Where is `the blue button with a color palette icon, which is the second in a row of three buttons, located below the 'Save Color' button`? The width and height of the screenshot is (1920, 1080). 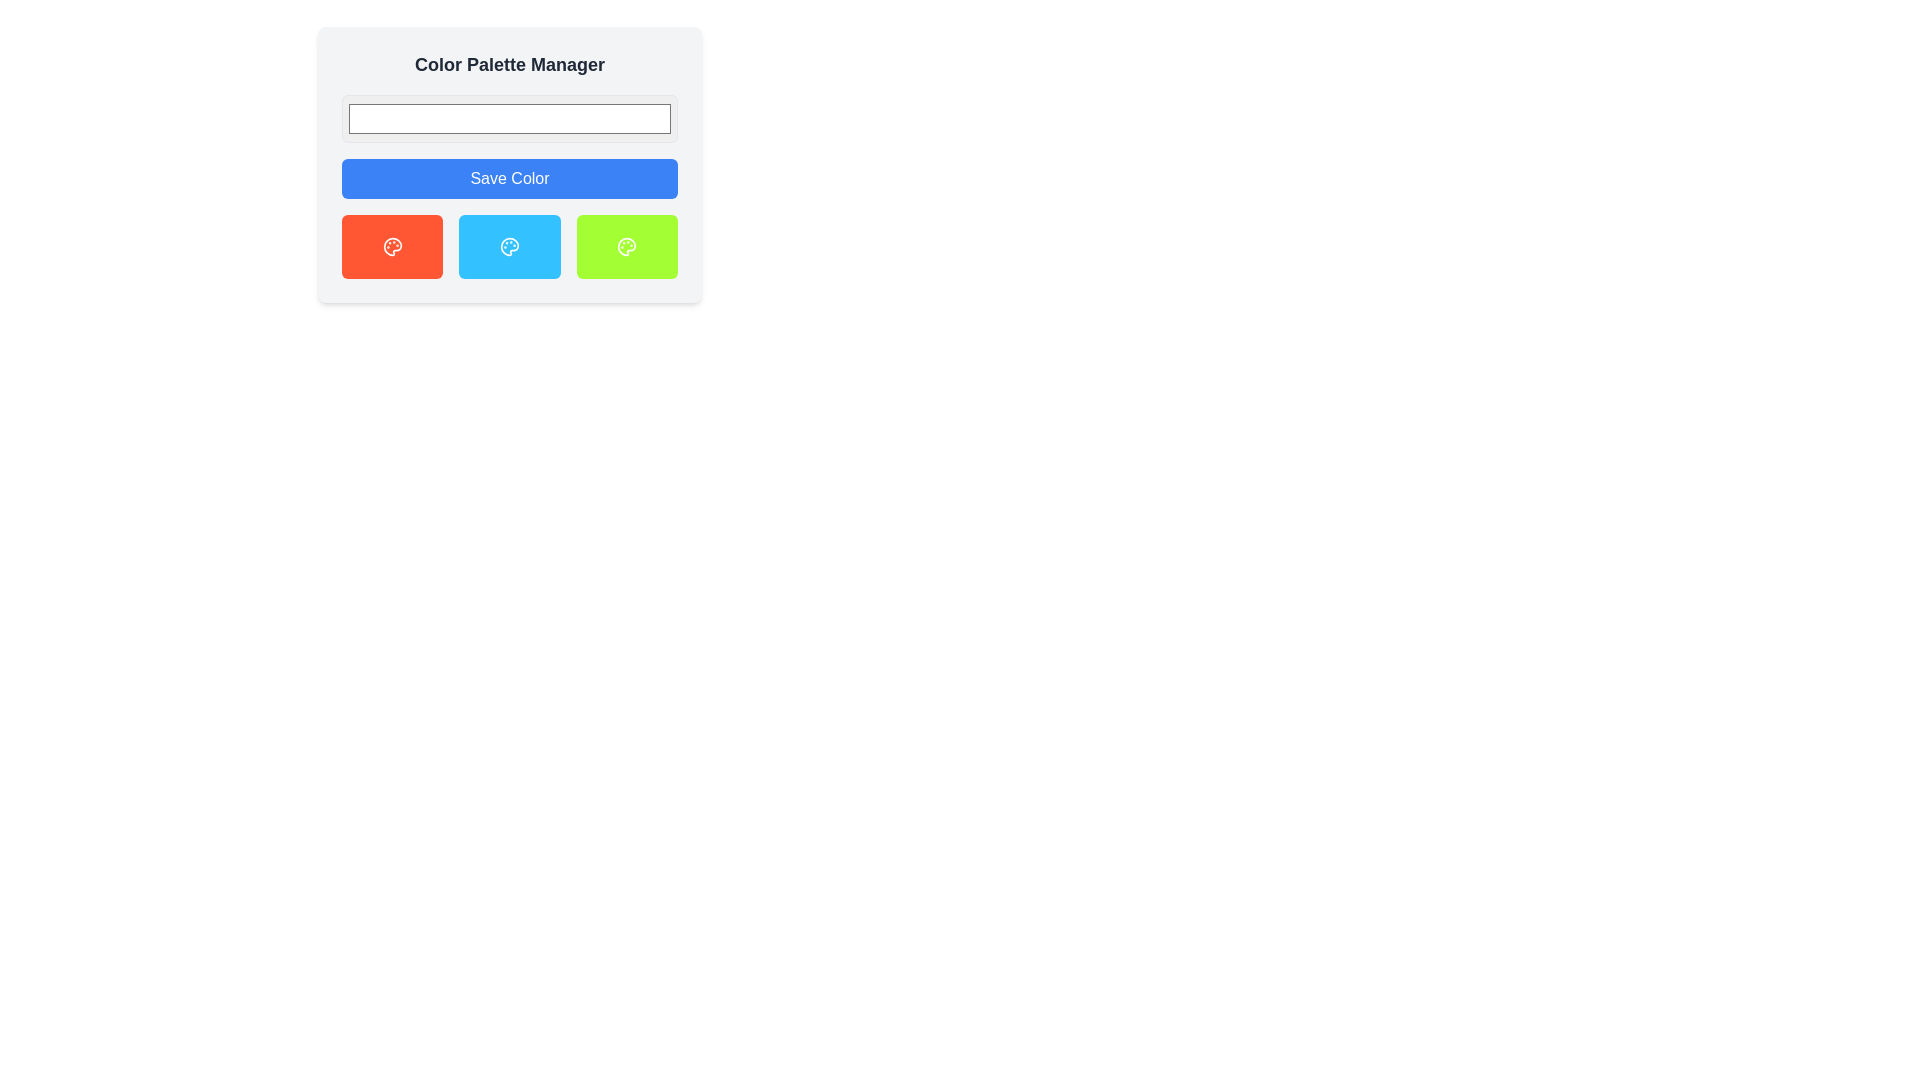 the blue button with a color palette icon, which is the second in a row of three buttons, located below the 'Save Color' button is located at coordinates (509, 245).